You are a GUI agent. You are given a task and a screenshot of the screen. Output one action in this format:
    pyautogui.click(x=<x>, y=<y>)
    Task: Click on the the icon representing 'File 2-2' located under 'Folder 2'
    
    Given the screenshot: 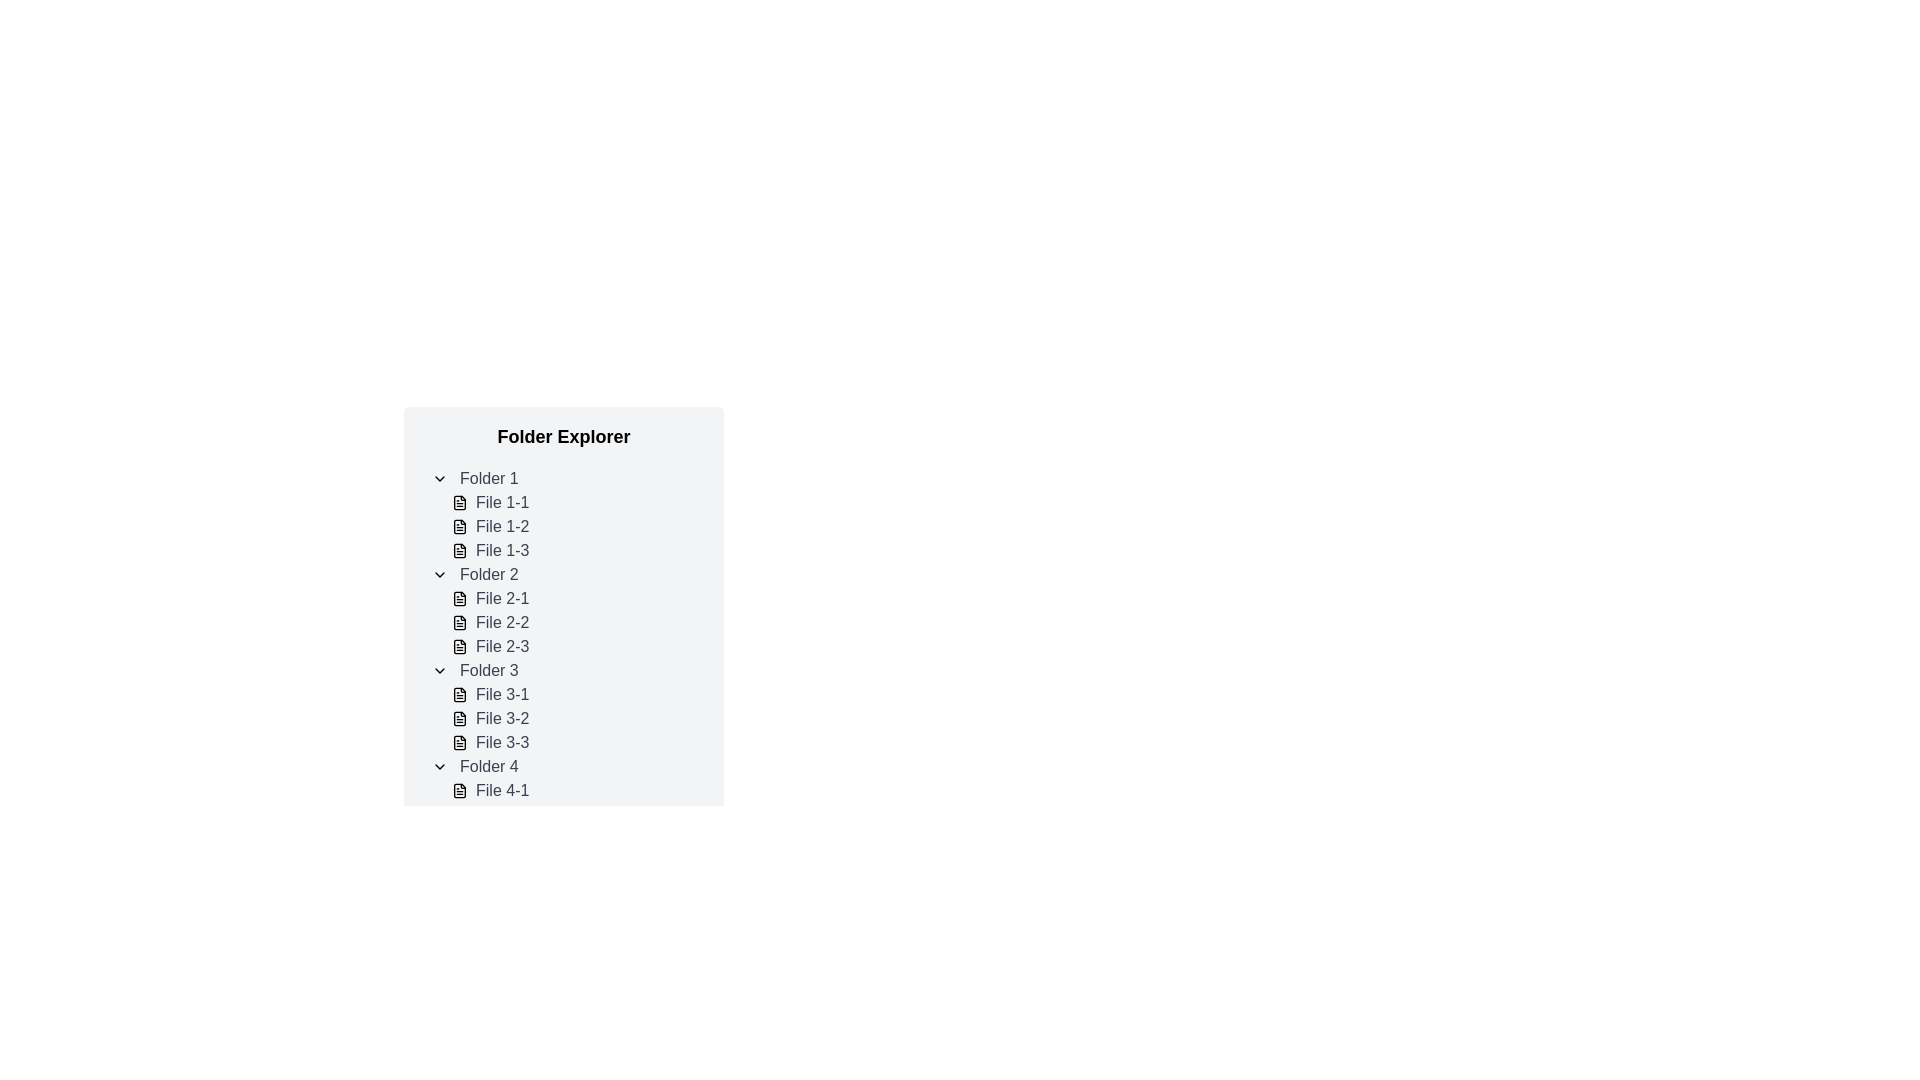 What is the action you would take?
    pyautogui.click(x=459, y=622)
    